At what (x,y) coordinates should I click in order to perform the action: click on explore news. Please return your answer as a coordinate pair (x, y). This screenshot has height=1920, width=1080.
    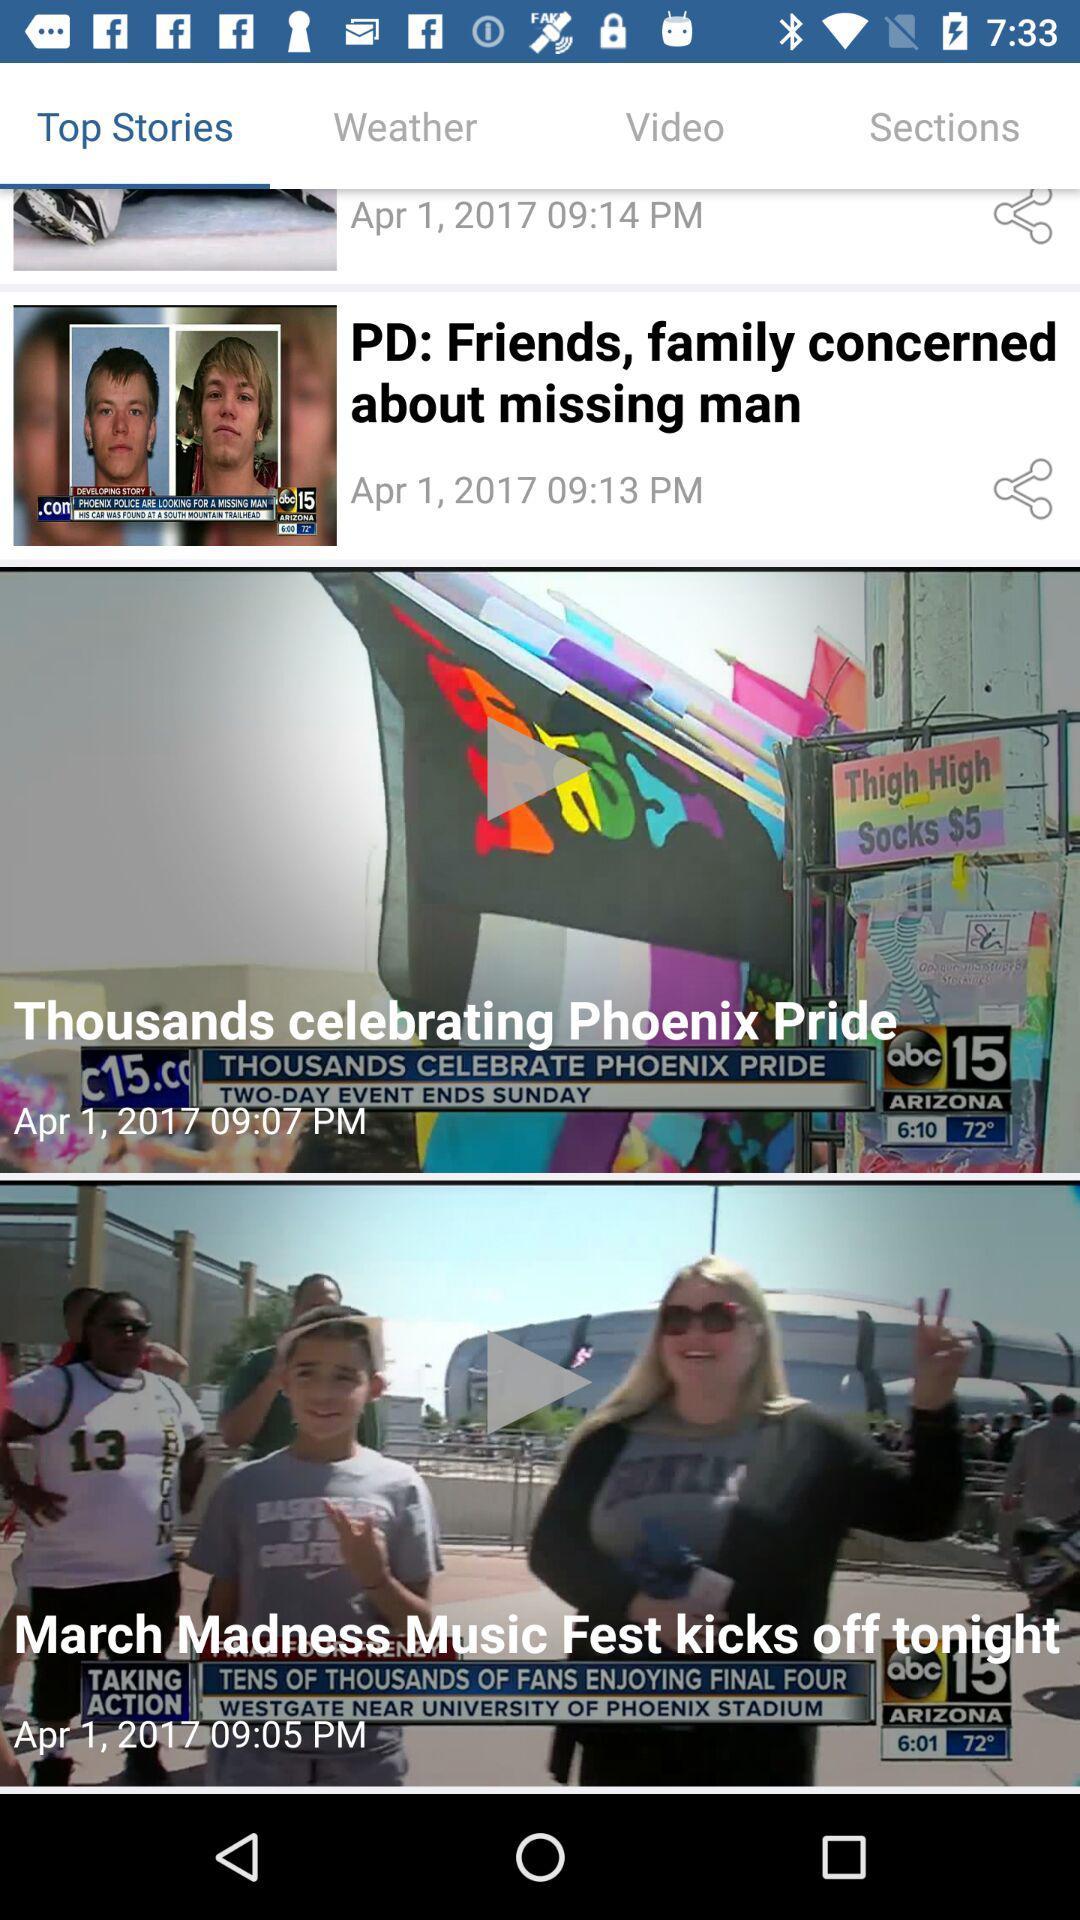
    Looking at the image, I should click on (540, 869).